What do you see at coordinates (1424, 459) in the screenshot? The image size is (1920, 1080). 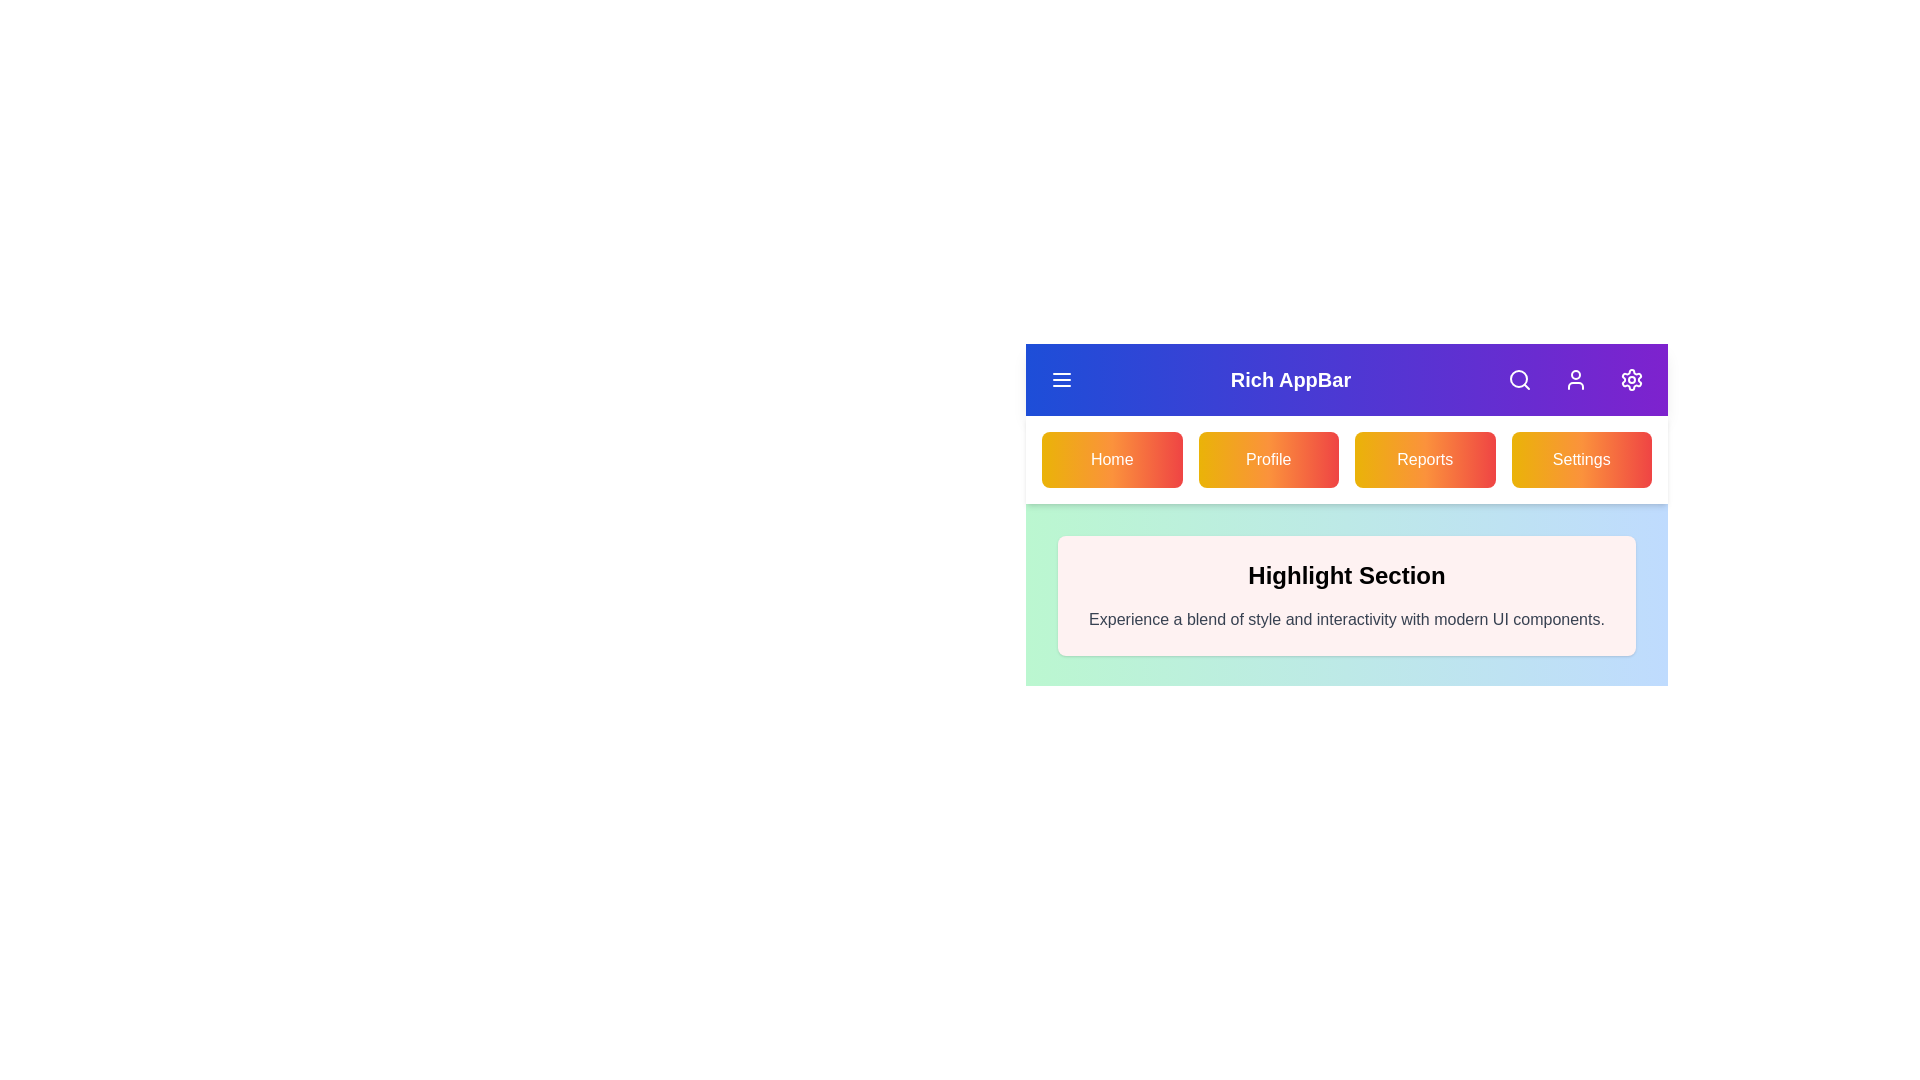 I see `the button labeled Reports to observe its hover effect` at bounding box center [1424, 459].